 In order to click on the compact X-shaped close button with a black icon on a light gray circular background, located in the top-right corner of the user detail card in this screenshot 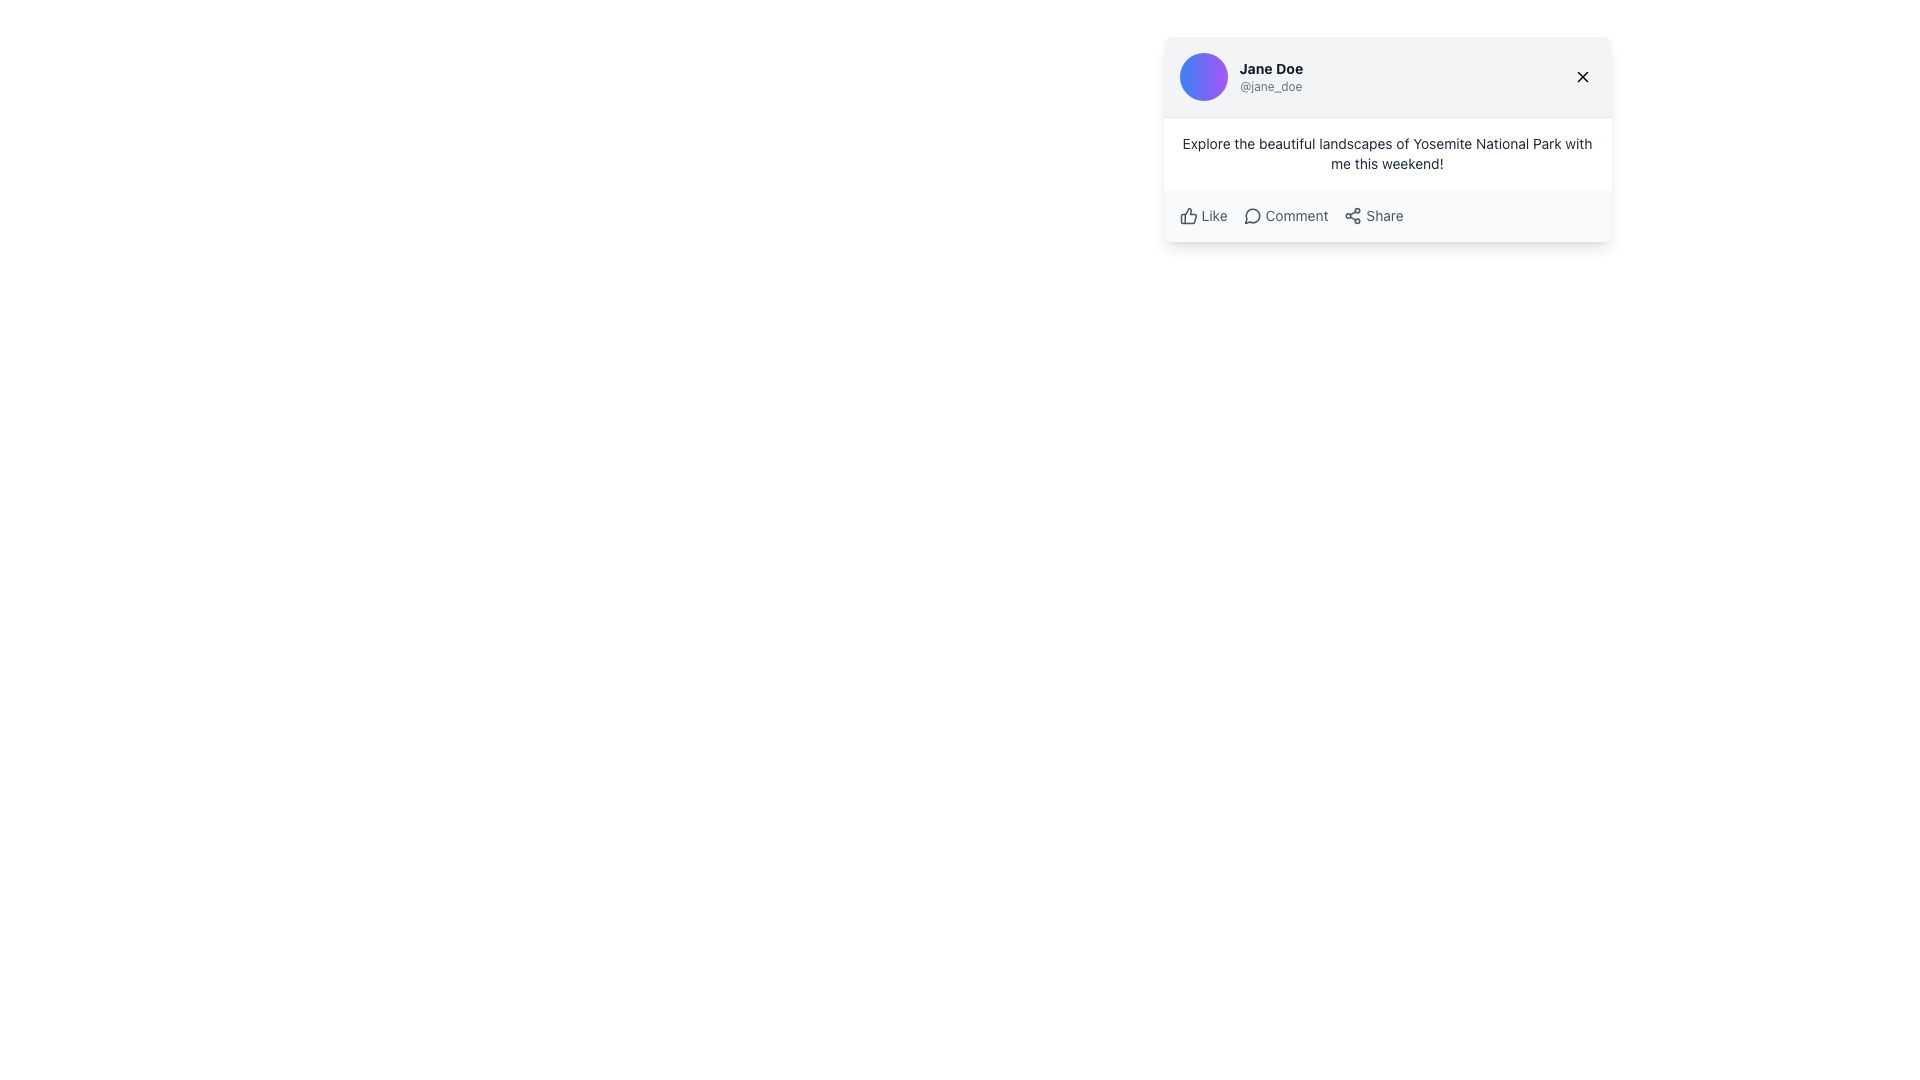, I will do `click(1581, 76)`.